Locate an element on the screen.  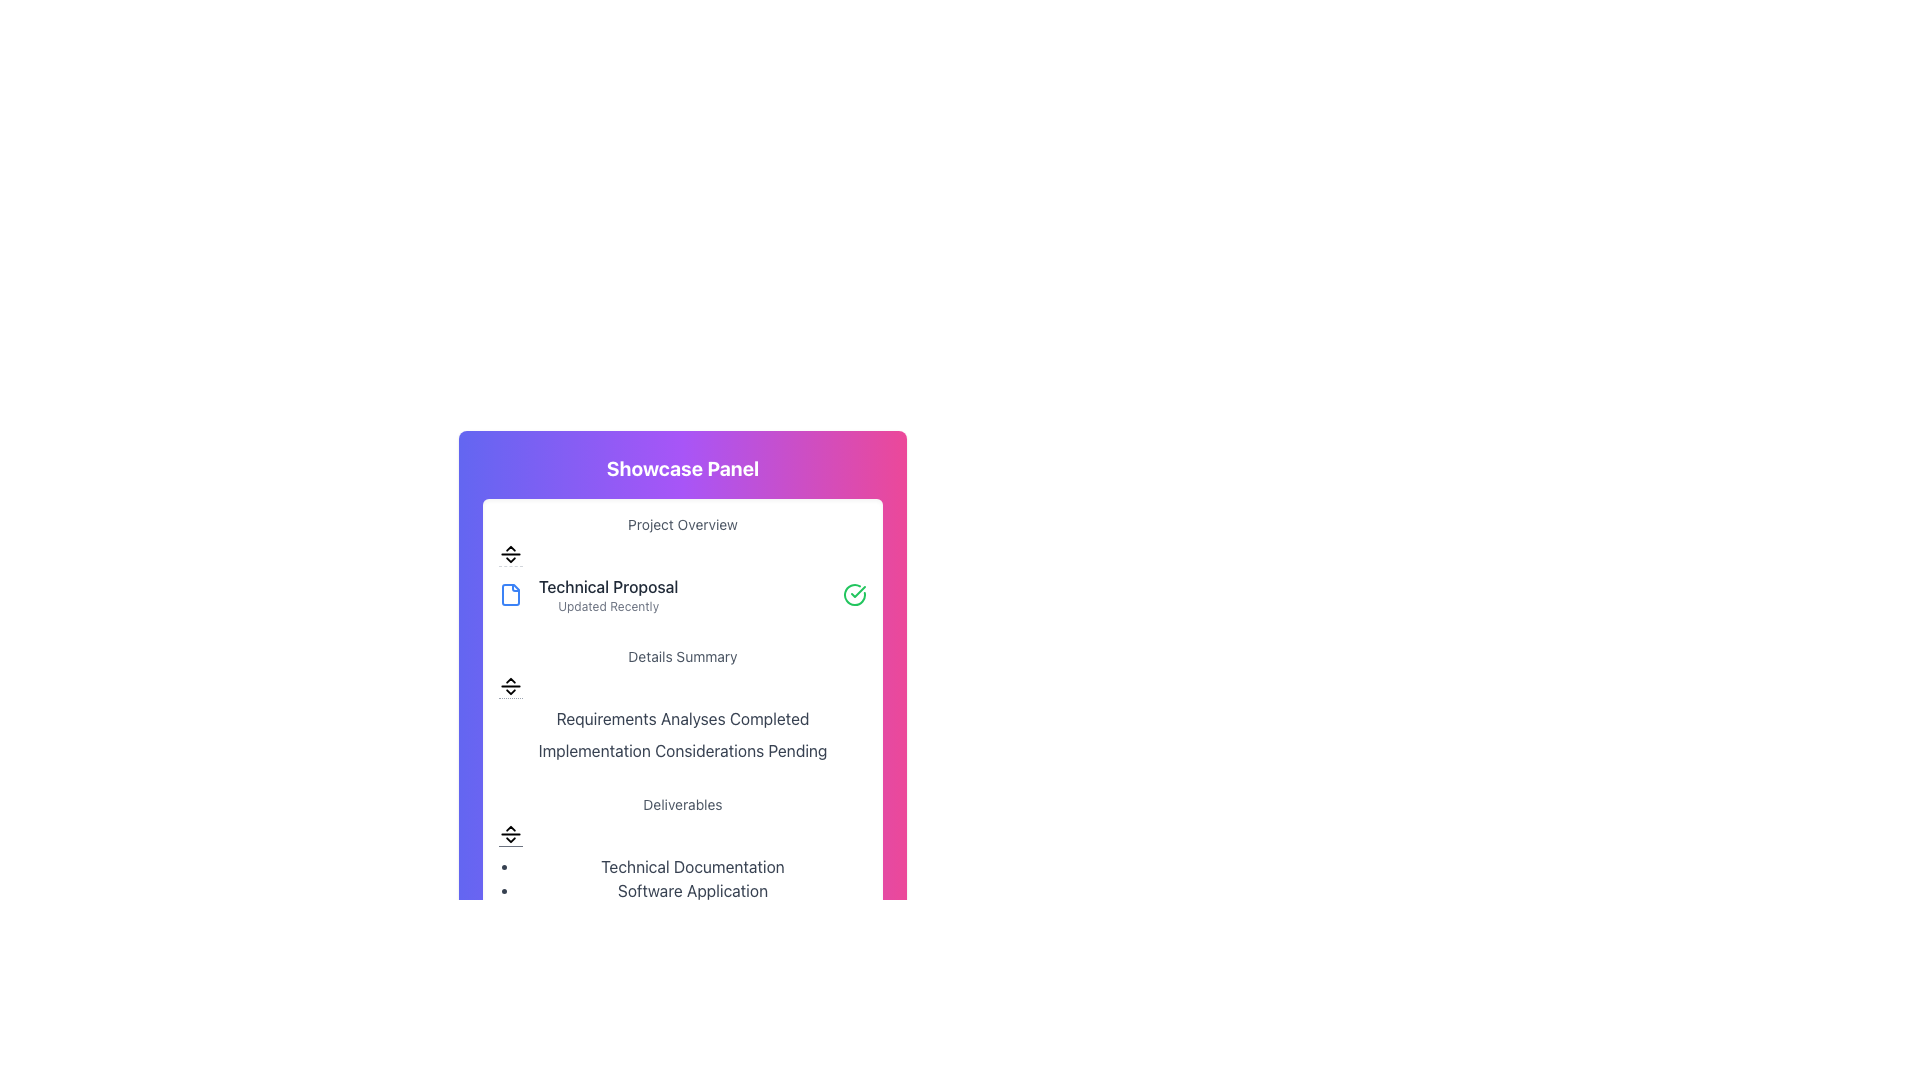
the state of the green checkmark icon located to the right of the 'Technical Proposal' text is located at coordinates (854, 593).